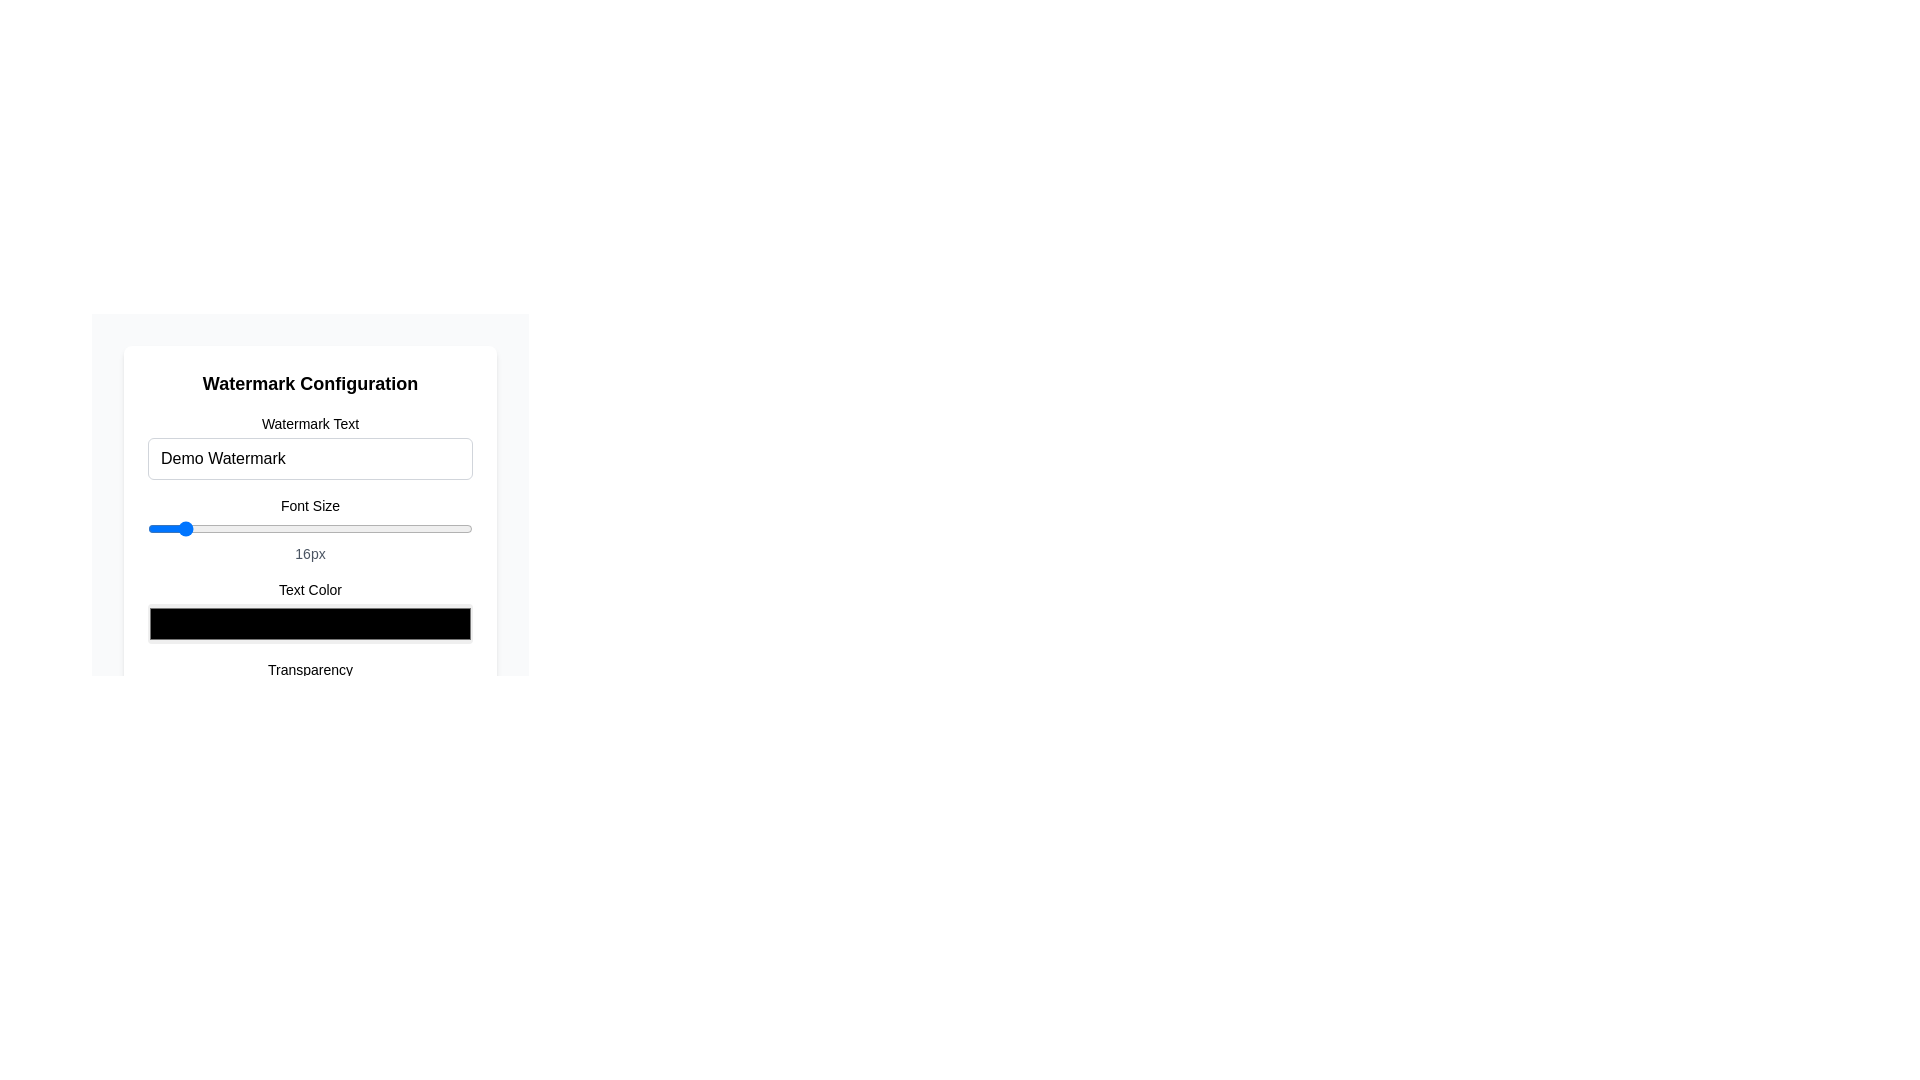 The height and width of the screenshot is (1080, 1920). What do you see at coordinates (157, 527) in the screenshot?
I see `the font size slider` at bounding box center [157, 527].